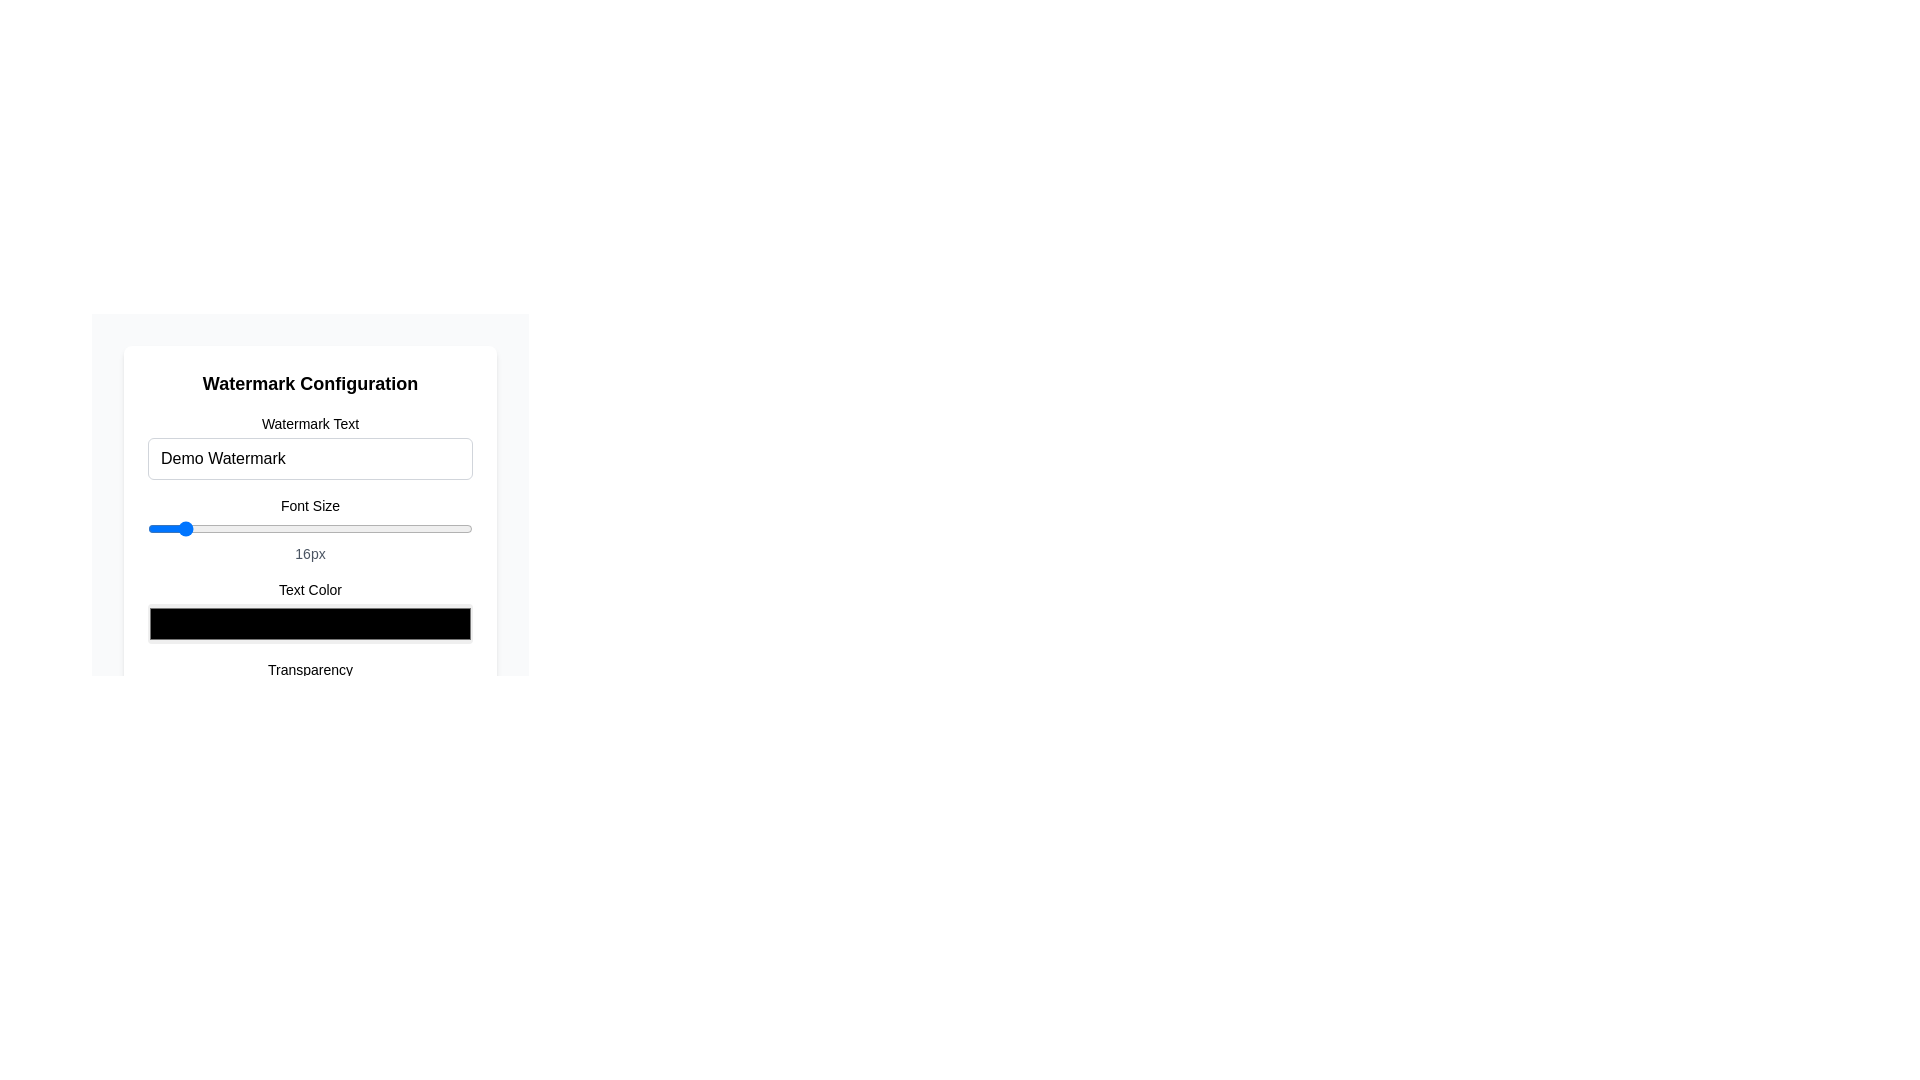 The height and width of the screenshot is (1080, 1920). What do you see at coordinates (157, 527) in the screenshot?
I see `the font size slider` at bounding box center [157, 527].